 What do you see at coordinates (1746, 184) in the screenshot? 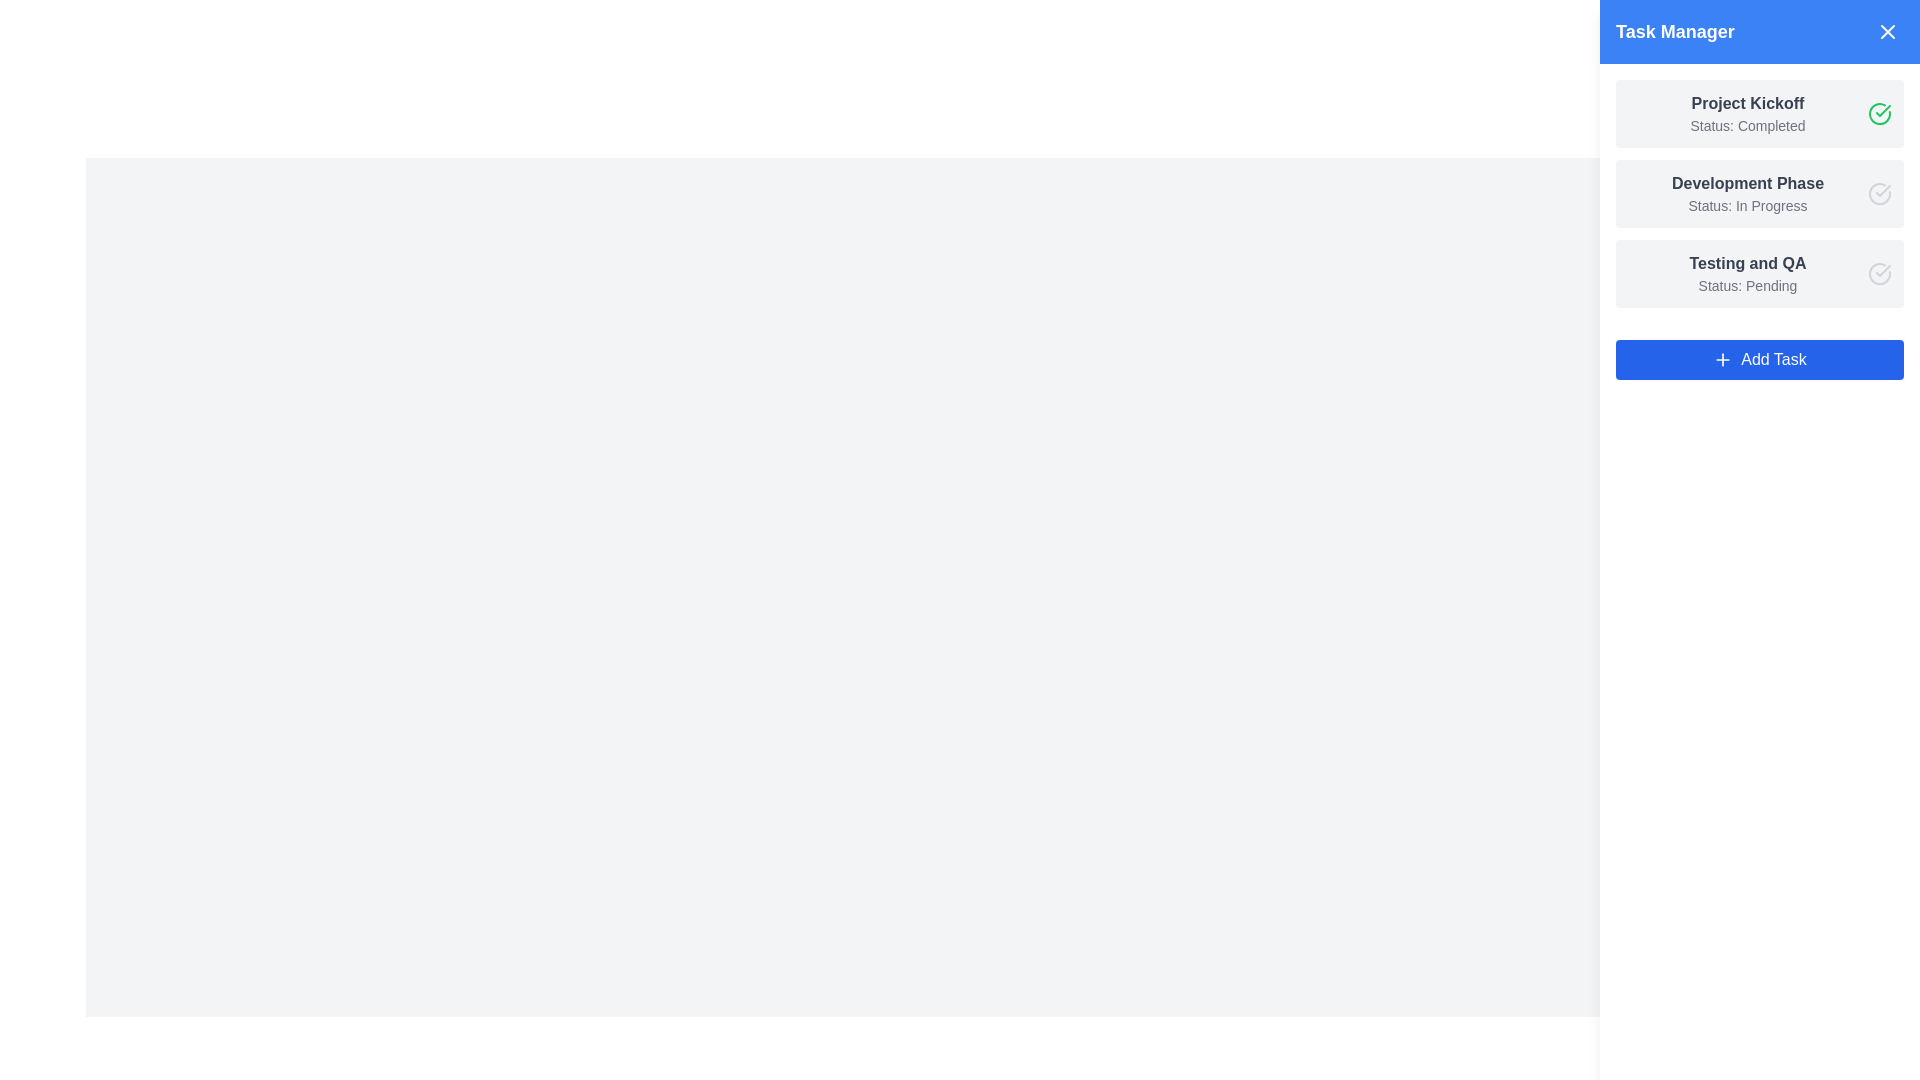
I see `the static text label that serves as the title for the task or phase, located in the middle segment of the sidebar under 'Task Manager', above the text 'Status: In Progress'` at bounding box center [1746, 184].